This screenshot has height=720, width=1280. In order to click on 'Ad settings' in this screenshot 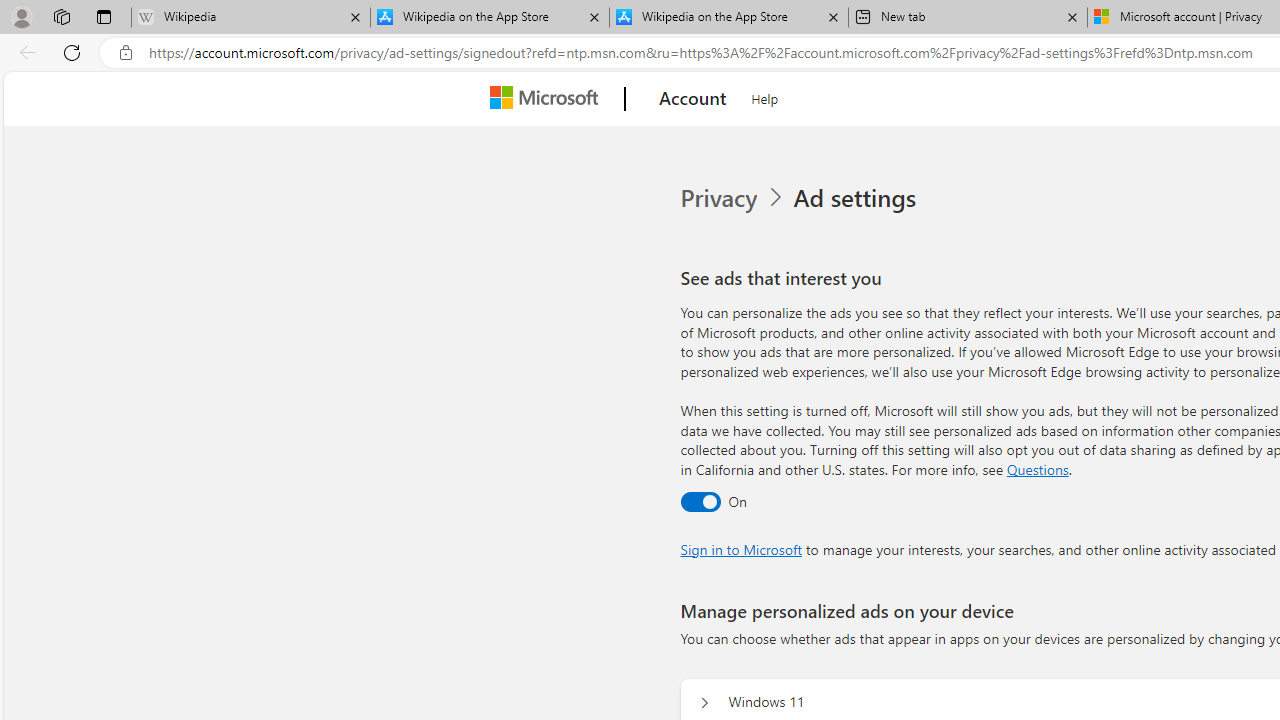, I will do `click(858, 198)`.